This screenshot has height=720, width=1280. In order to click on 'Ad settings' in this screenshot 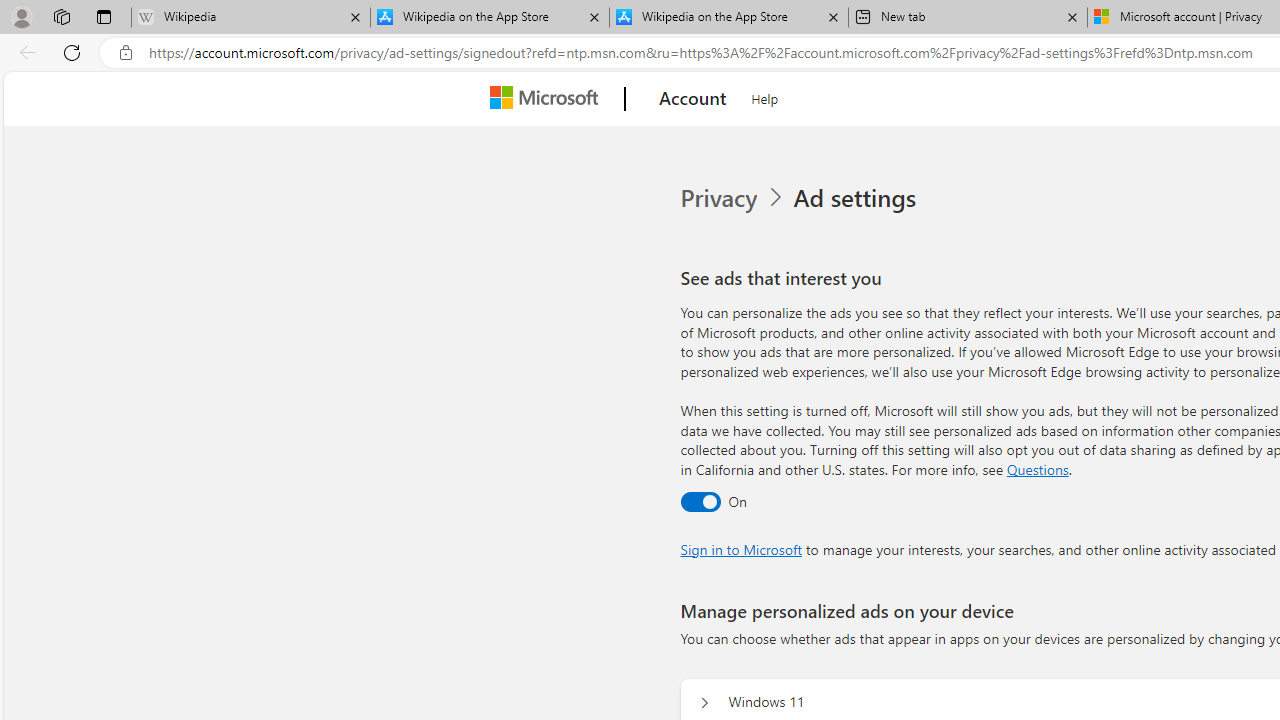, I will do `click(858, 198)`.